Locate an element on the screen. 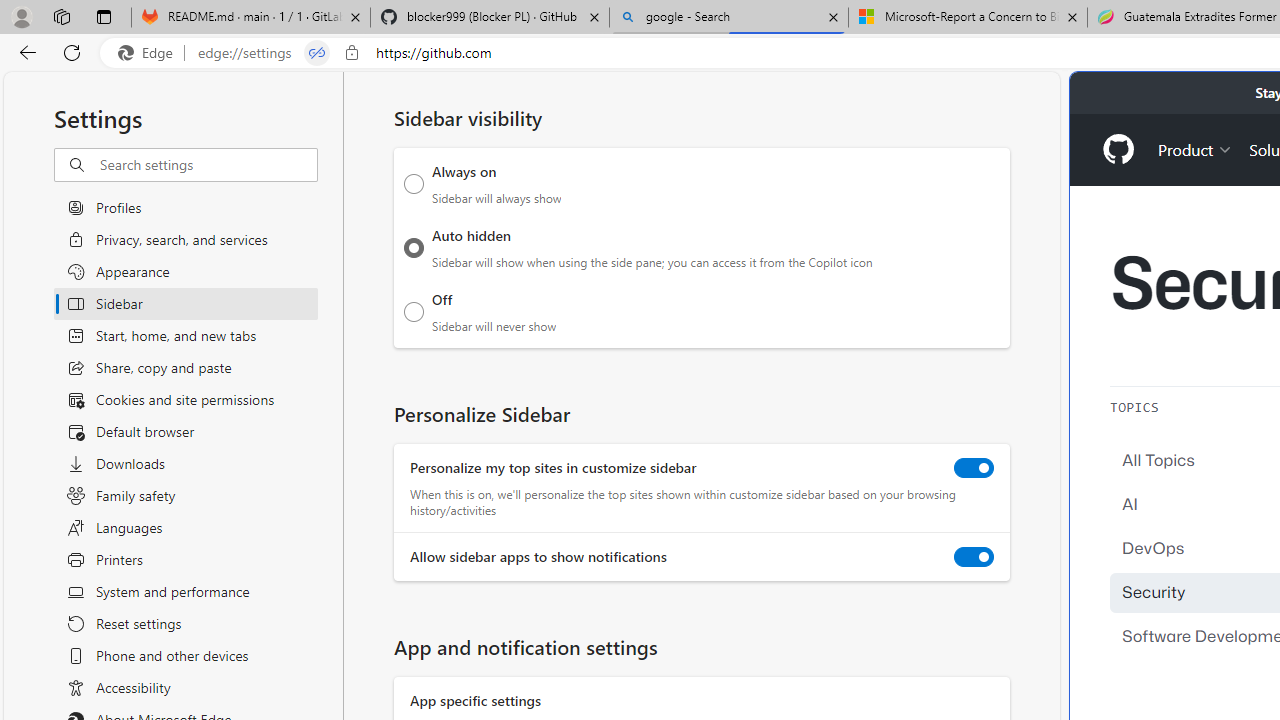 This screenshot has height=720, width=1280. 'Product' is located at coordinates (1195, 148).